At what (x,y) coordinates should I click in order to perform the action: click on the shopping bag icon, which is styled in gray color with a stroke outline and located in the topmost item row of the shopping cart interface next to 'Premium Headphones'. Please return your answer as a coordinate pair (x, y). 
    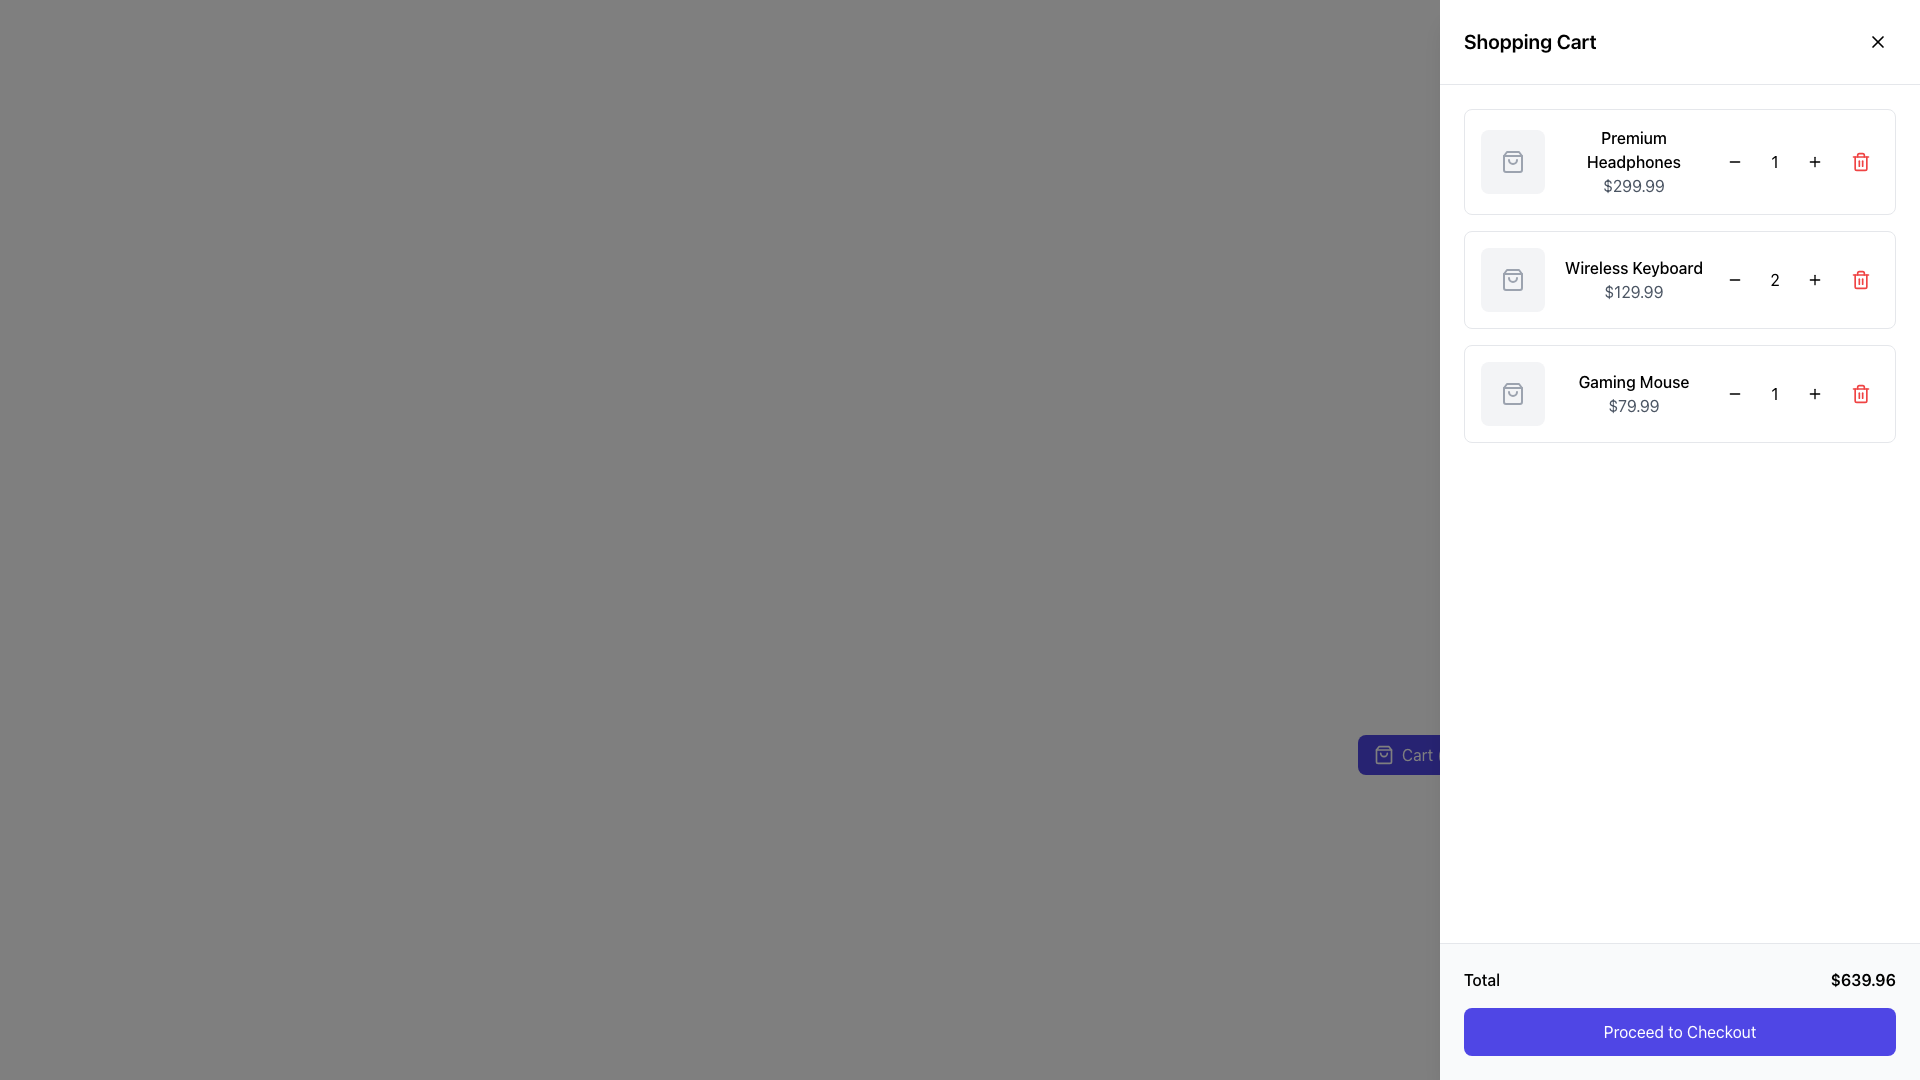
    Looking at the image, I should click on (1512, 161).